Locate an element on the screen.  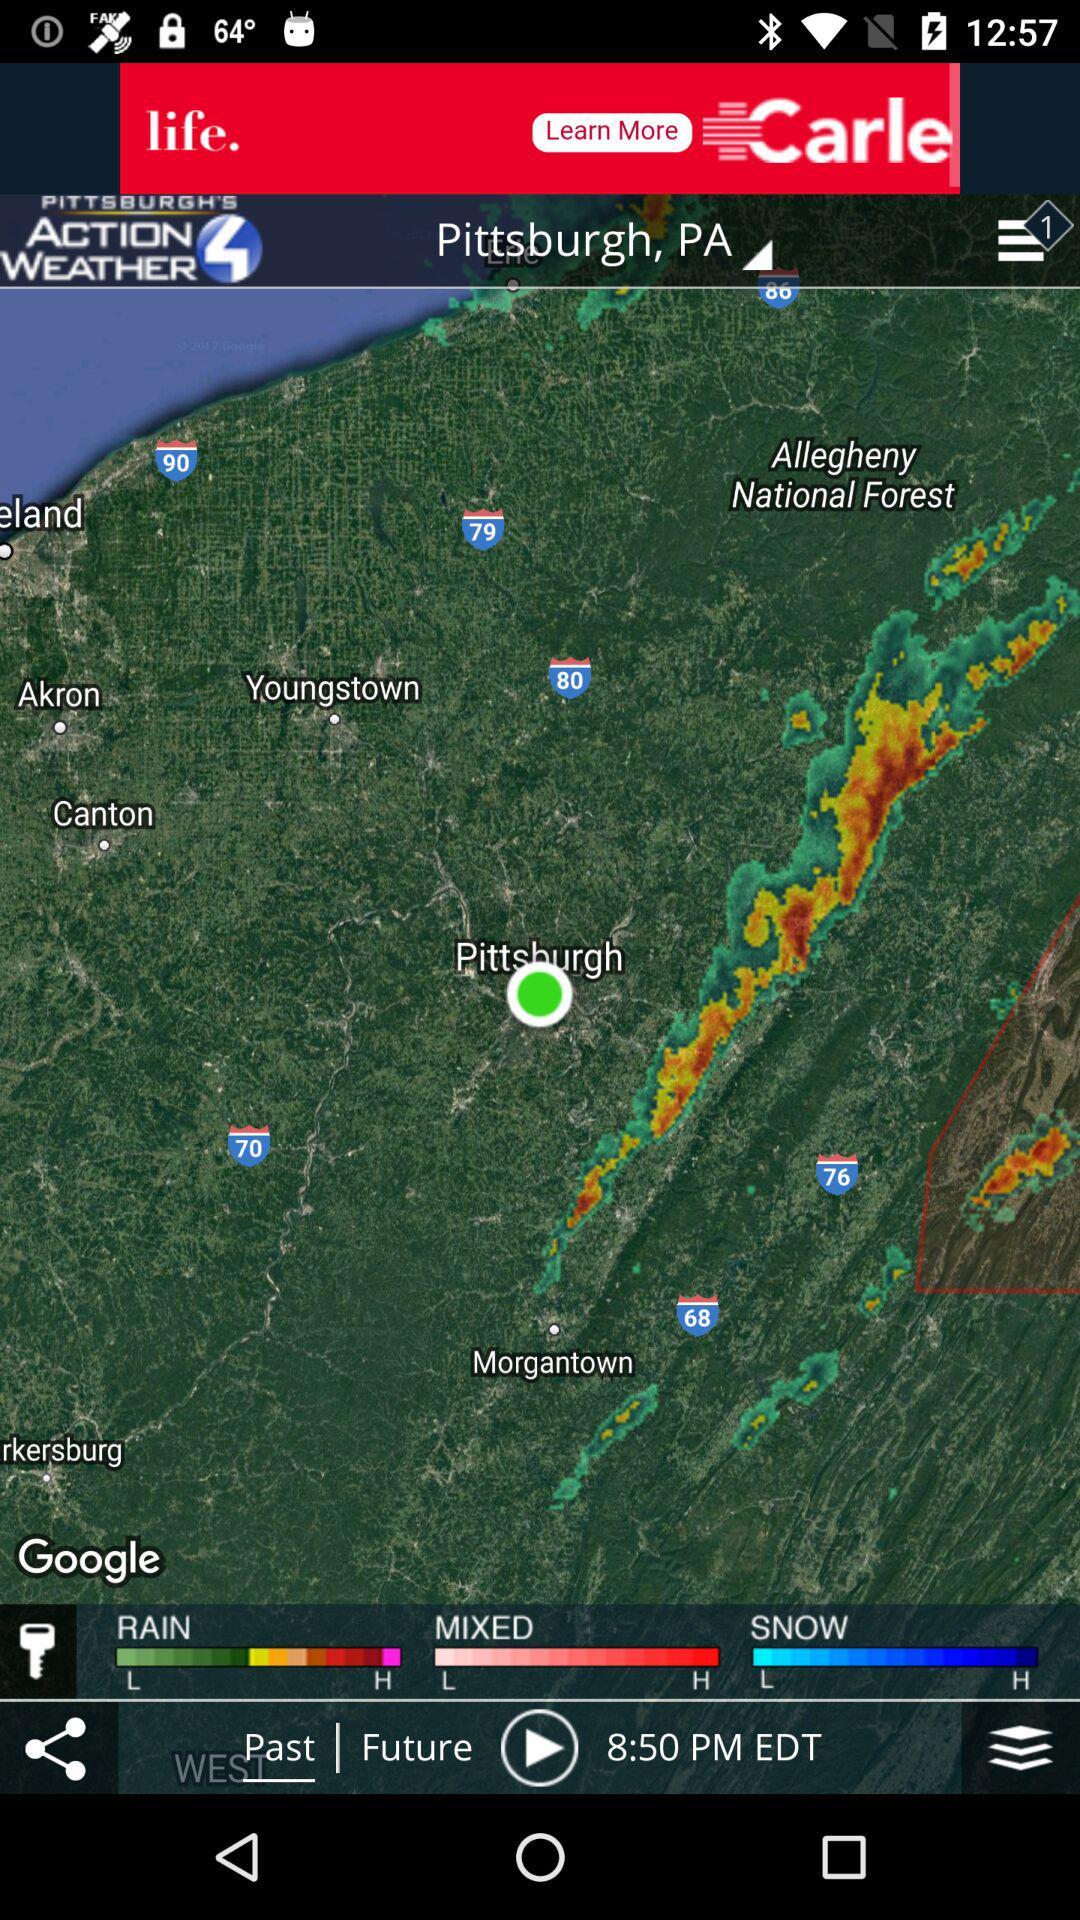
the item next to the past item is located at coordinates (58, 1746).